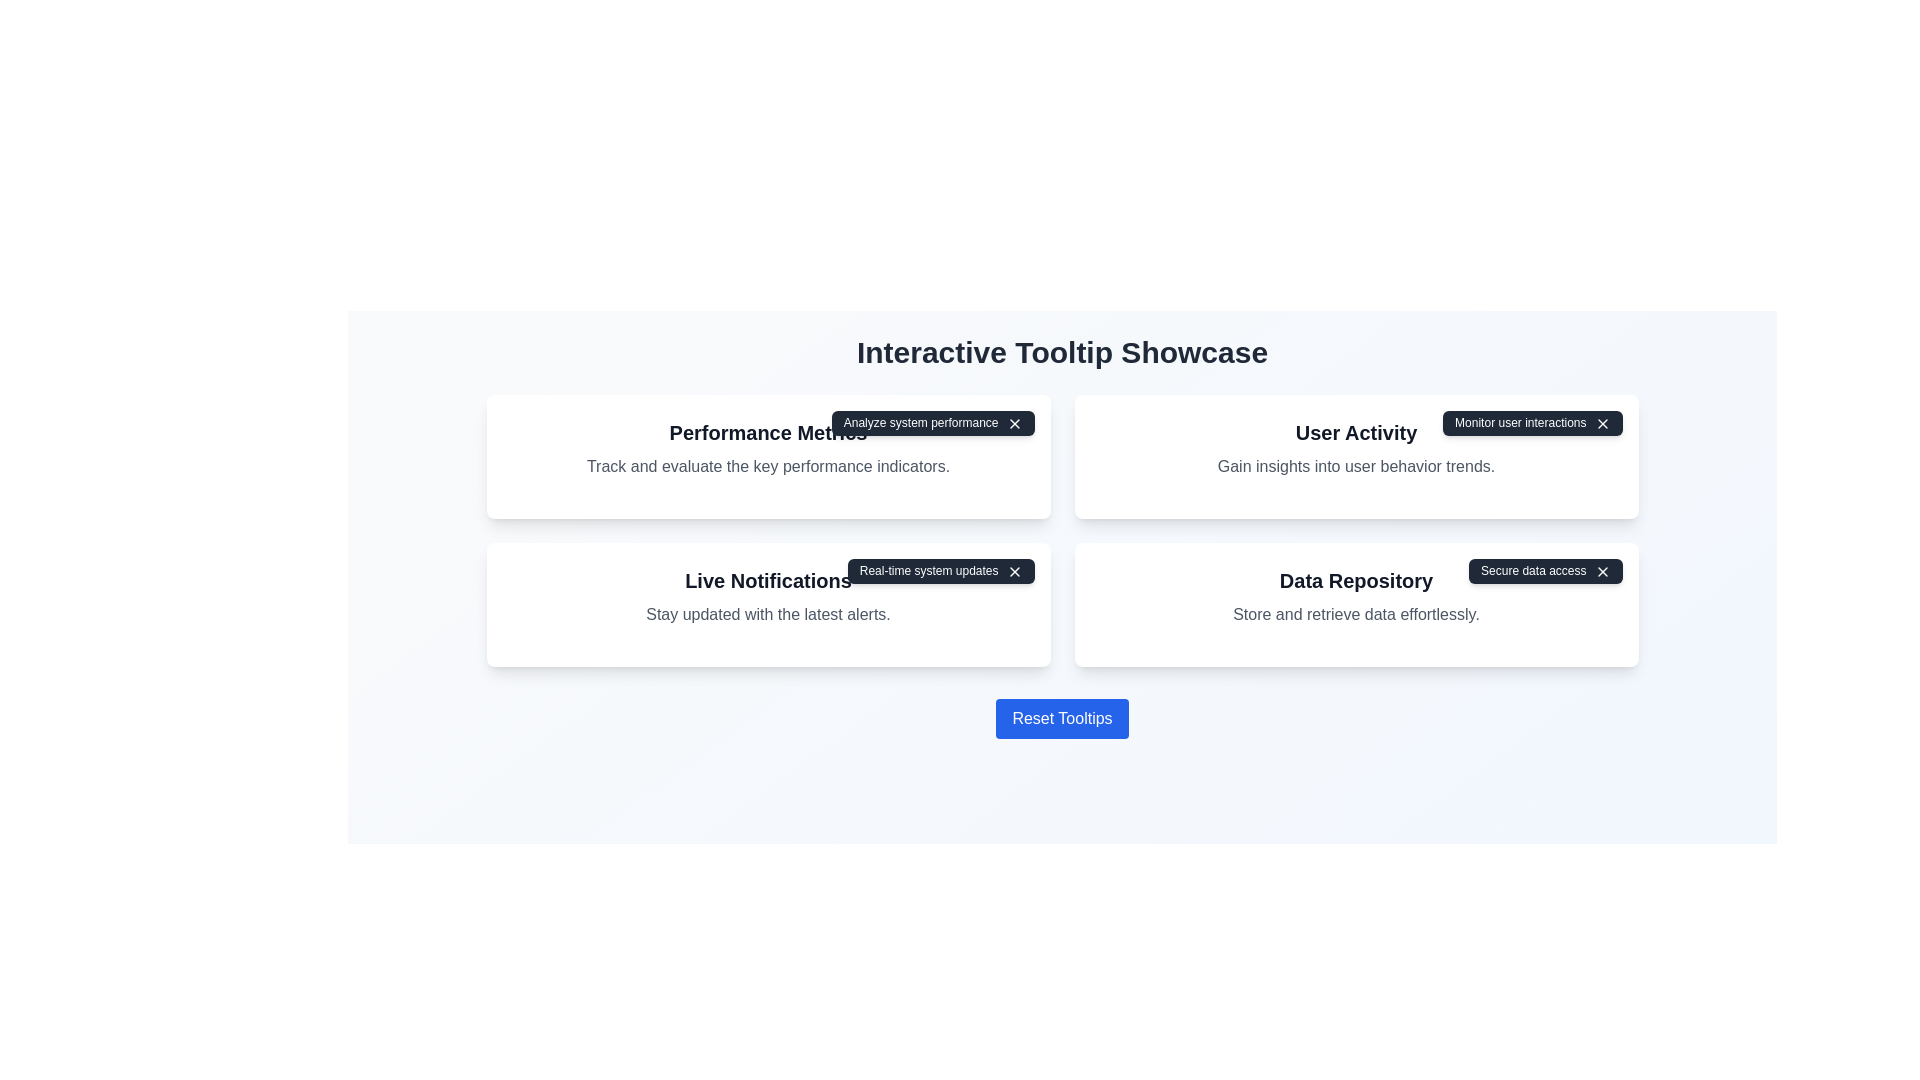 This screenshot has height=1080, width=1920. I want to click on the Close button located in the top right corner of the 'Analyze system performance' tooltip, so click(1014, 422).